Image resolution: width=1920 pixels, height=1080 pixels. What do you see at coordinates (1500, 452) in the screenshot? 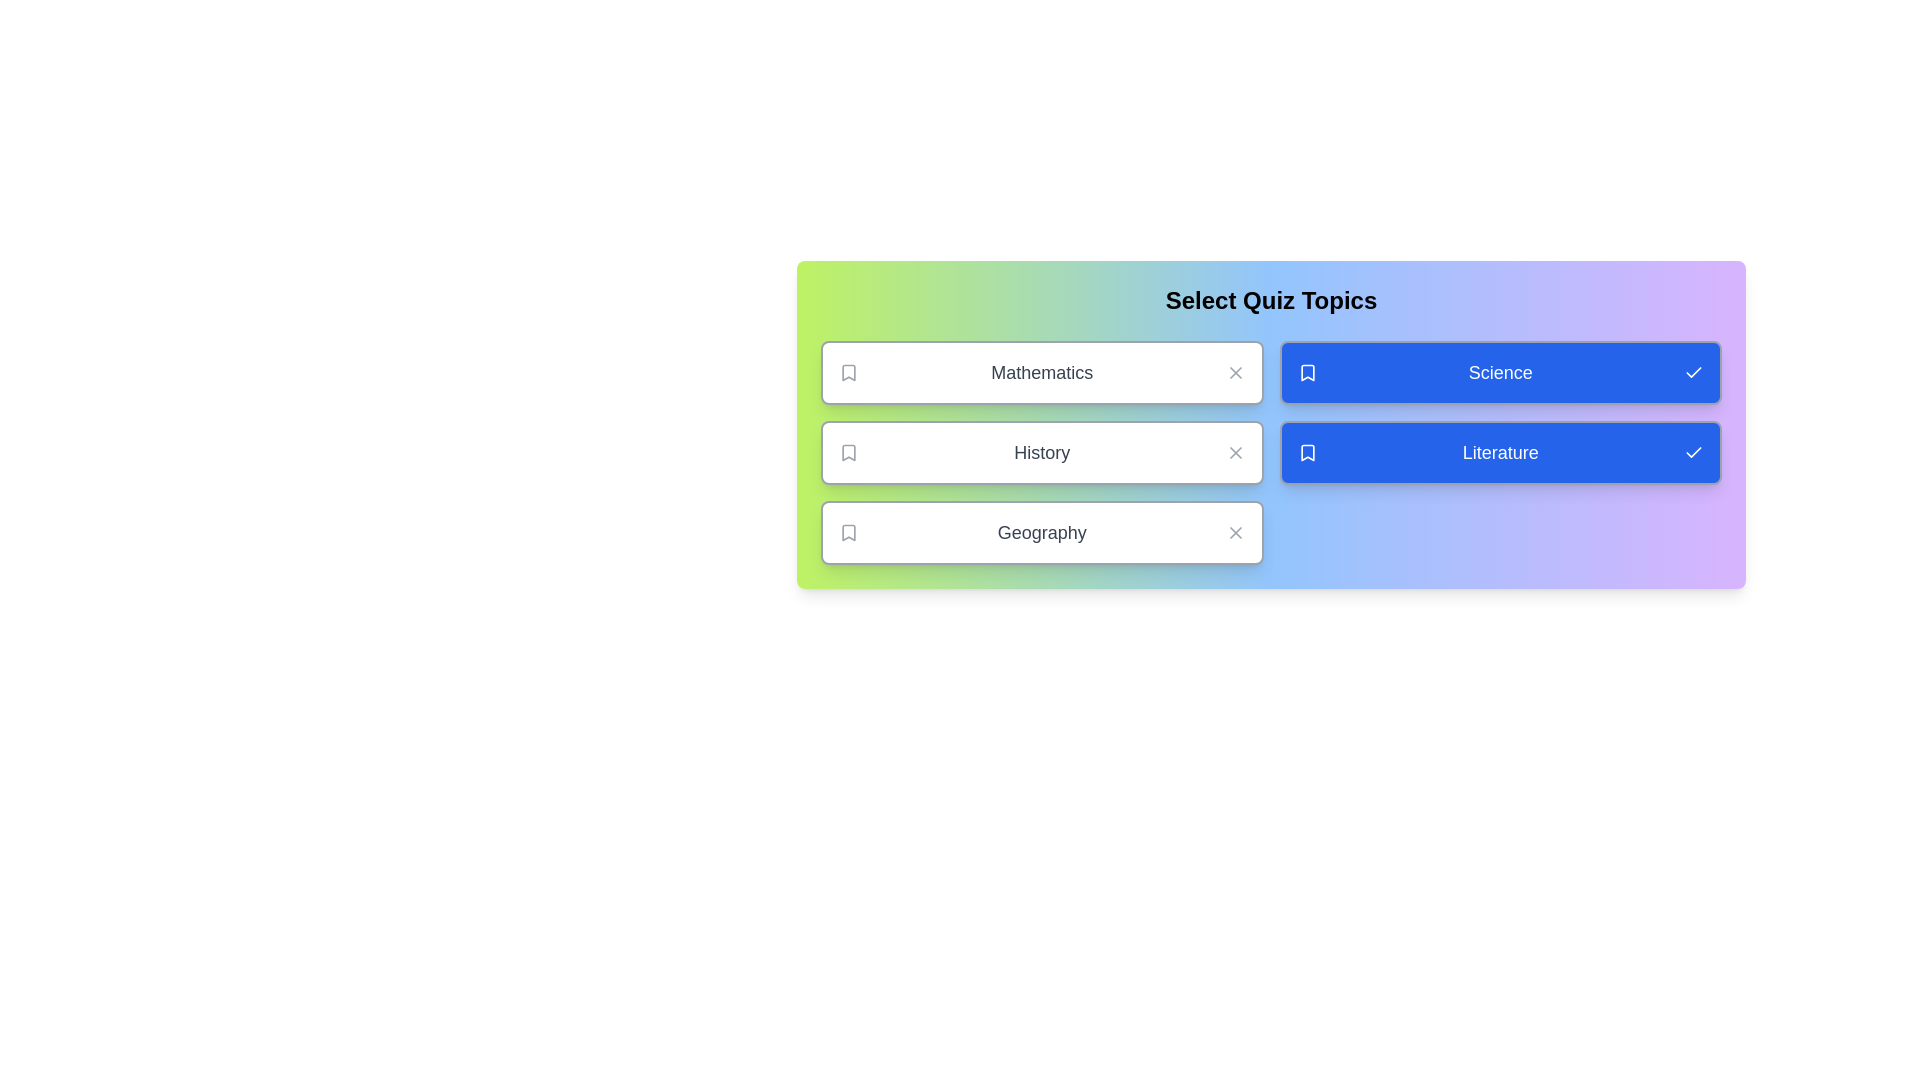
I see `the topic Literature by clicking on its card` at bounding box center [1500, 452].